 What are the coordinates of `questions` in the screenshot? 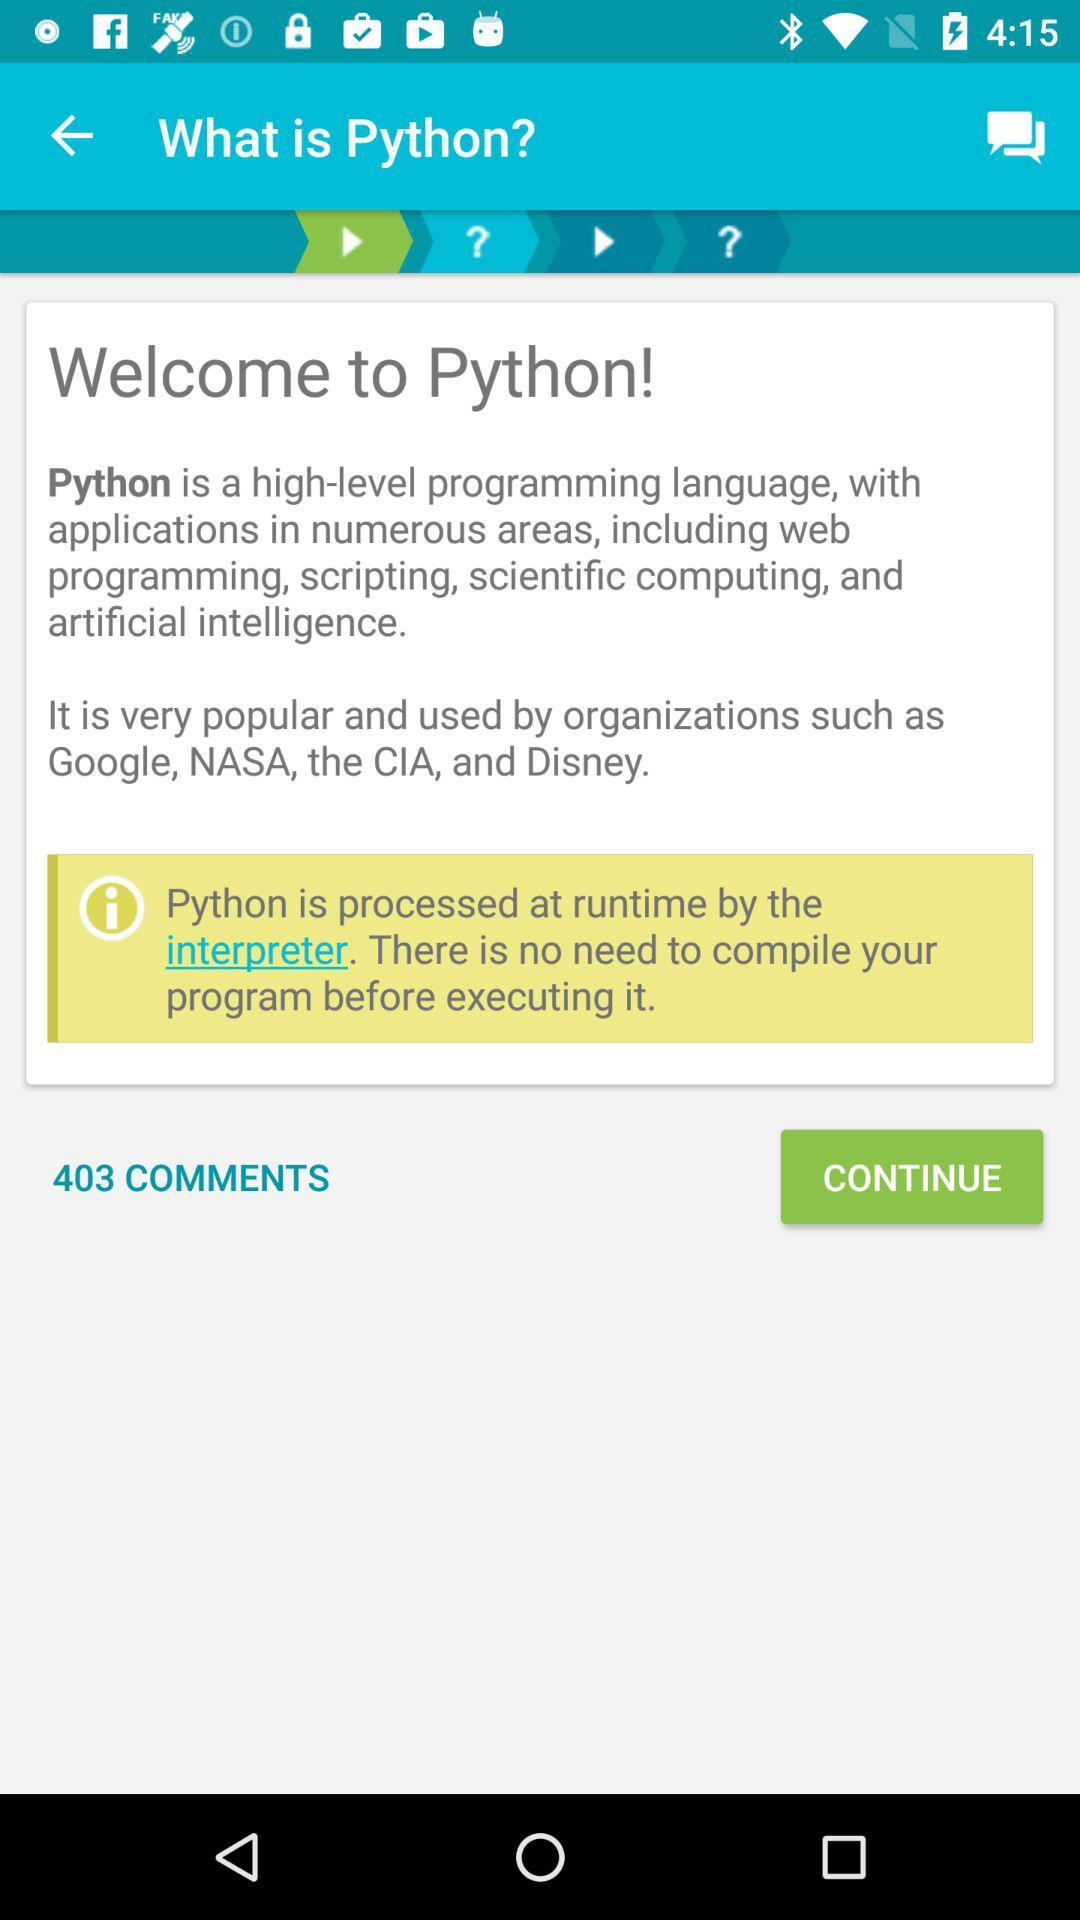 It's located at (477, 240).